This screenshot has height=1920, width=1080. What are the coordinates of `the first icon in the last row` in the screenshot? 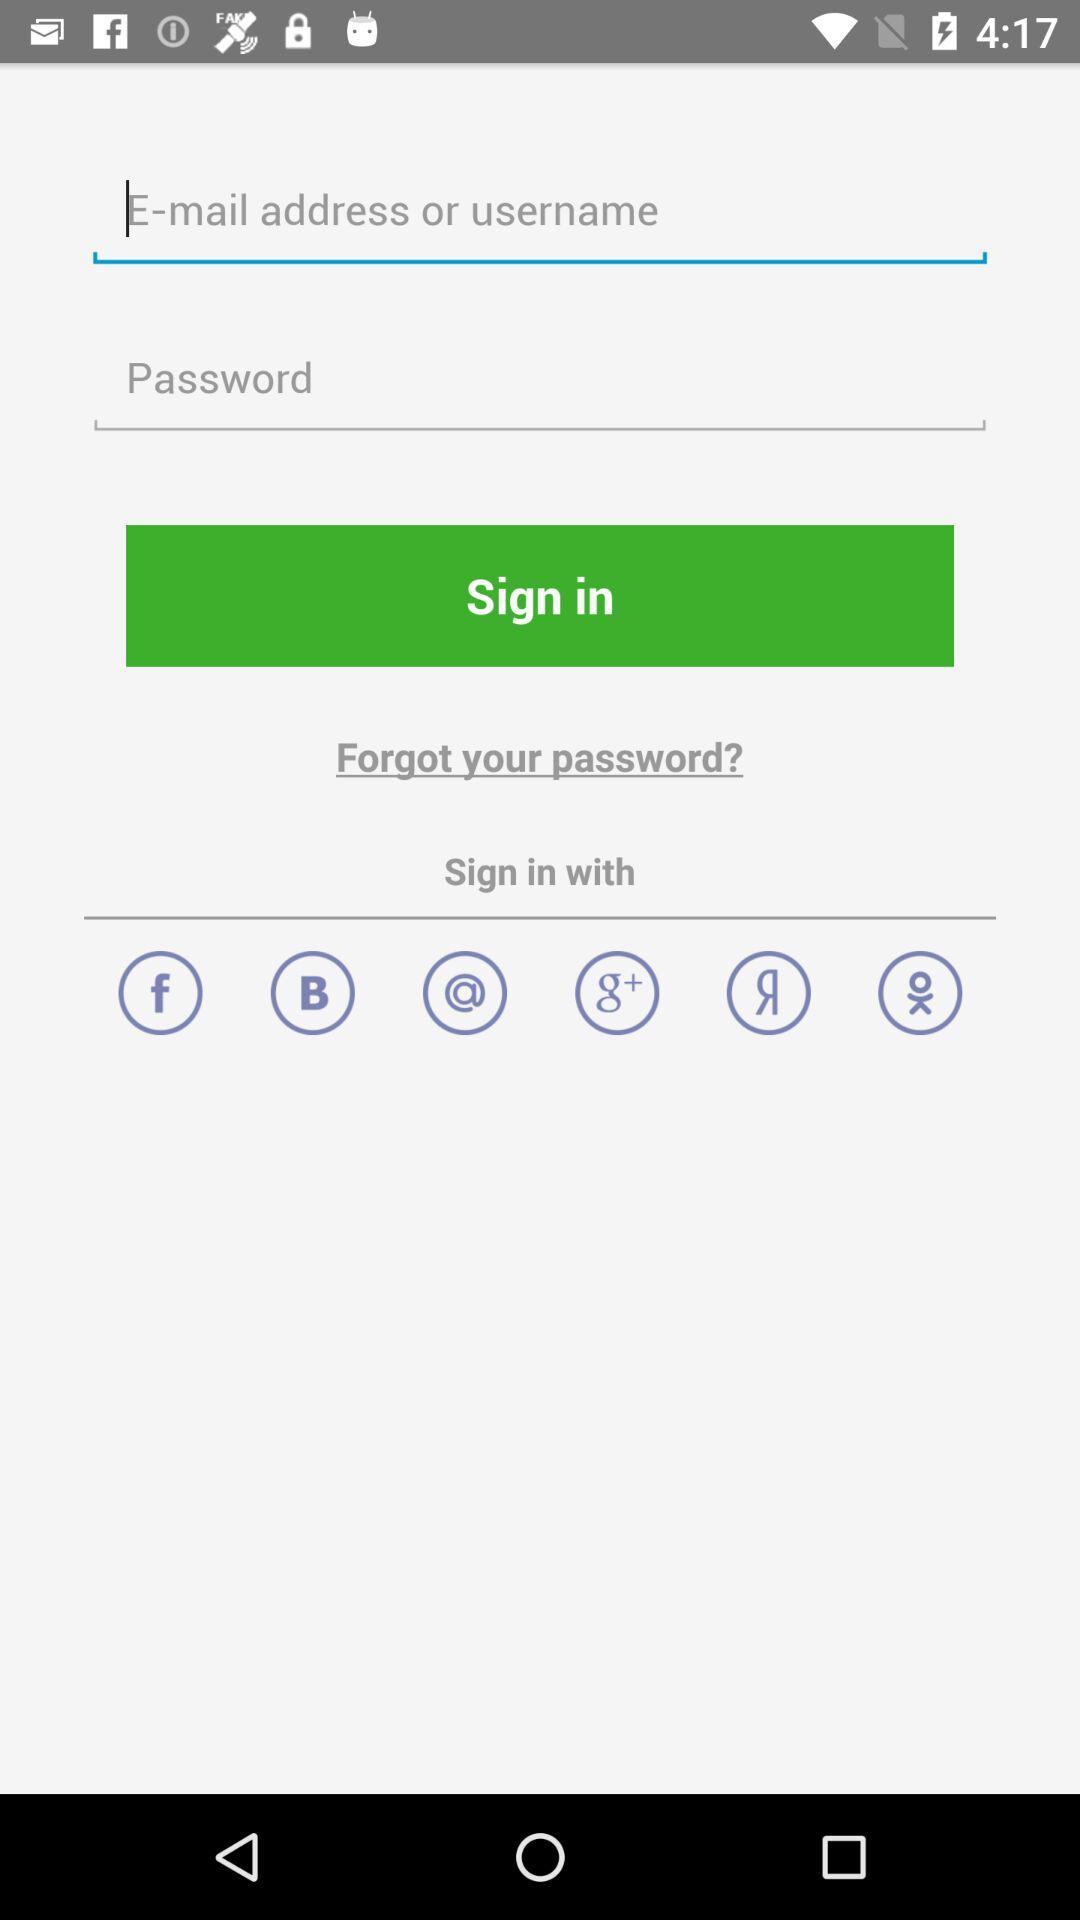 It's located at (158, 982).